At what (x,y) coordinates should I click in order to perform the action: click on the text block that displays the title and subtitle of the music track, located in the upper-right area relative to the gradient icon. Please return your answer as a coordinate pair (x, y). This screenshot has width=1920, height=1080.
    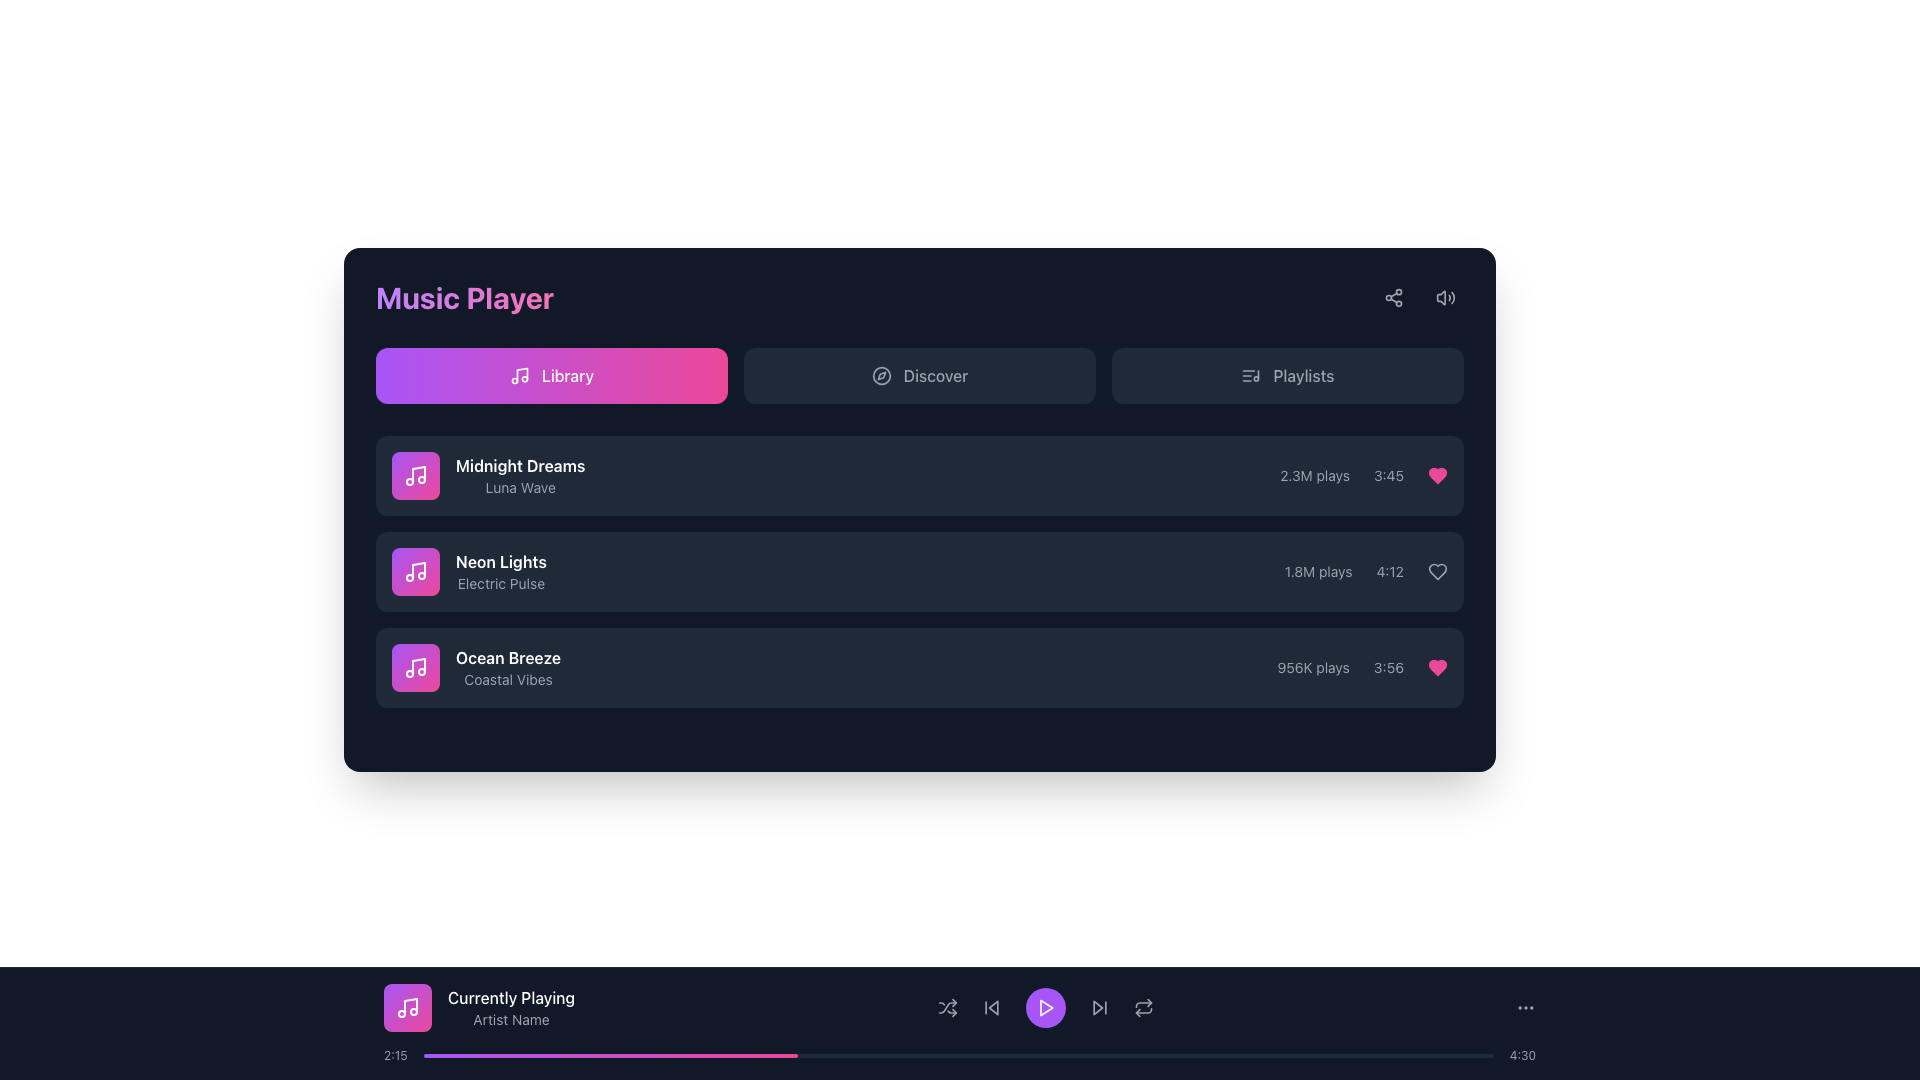
    Looking at the image, I should click on (520, 475).